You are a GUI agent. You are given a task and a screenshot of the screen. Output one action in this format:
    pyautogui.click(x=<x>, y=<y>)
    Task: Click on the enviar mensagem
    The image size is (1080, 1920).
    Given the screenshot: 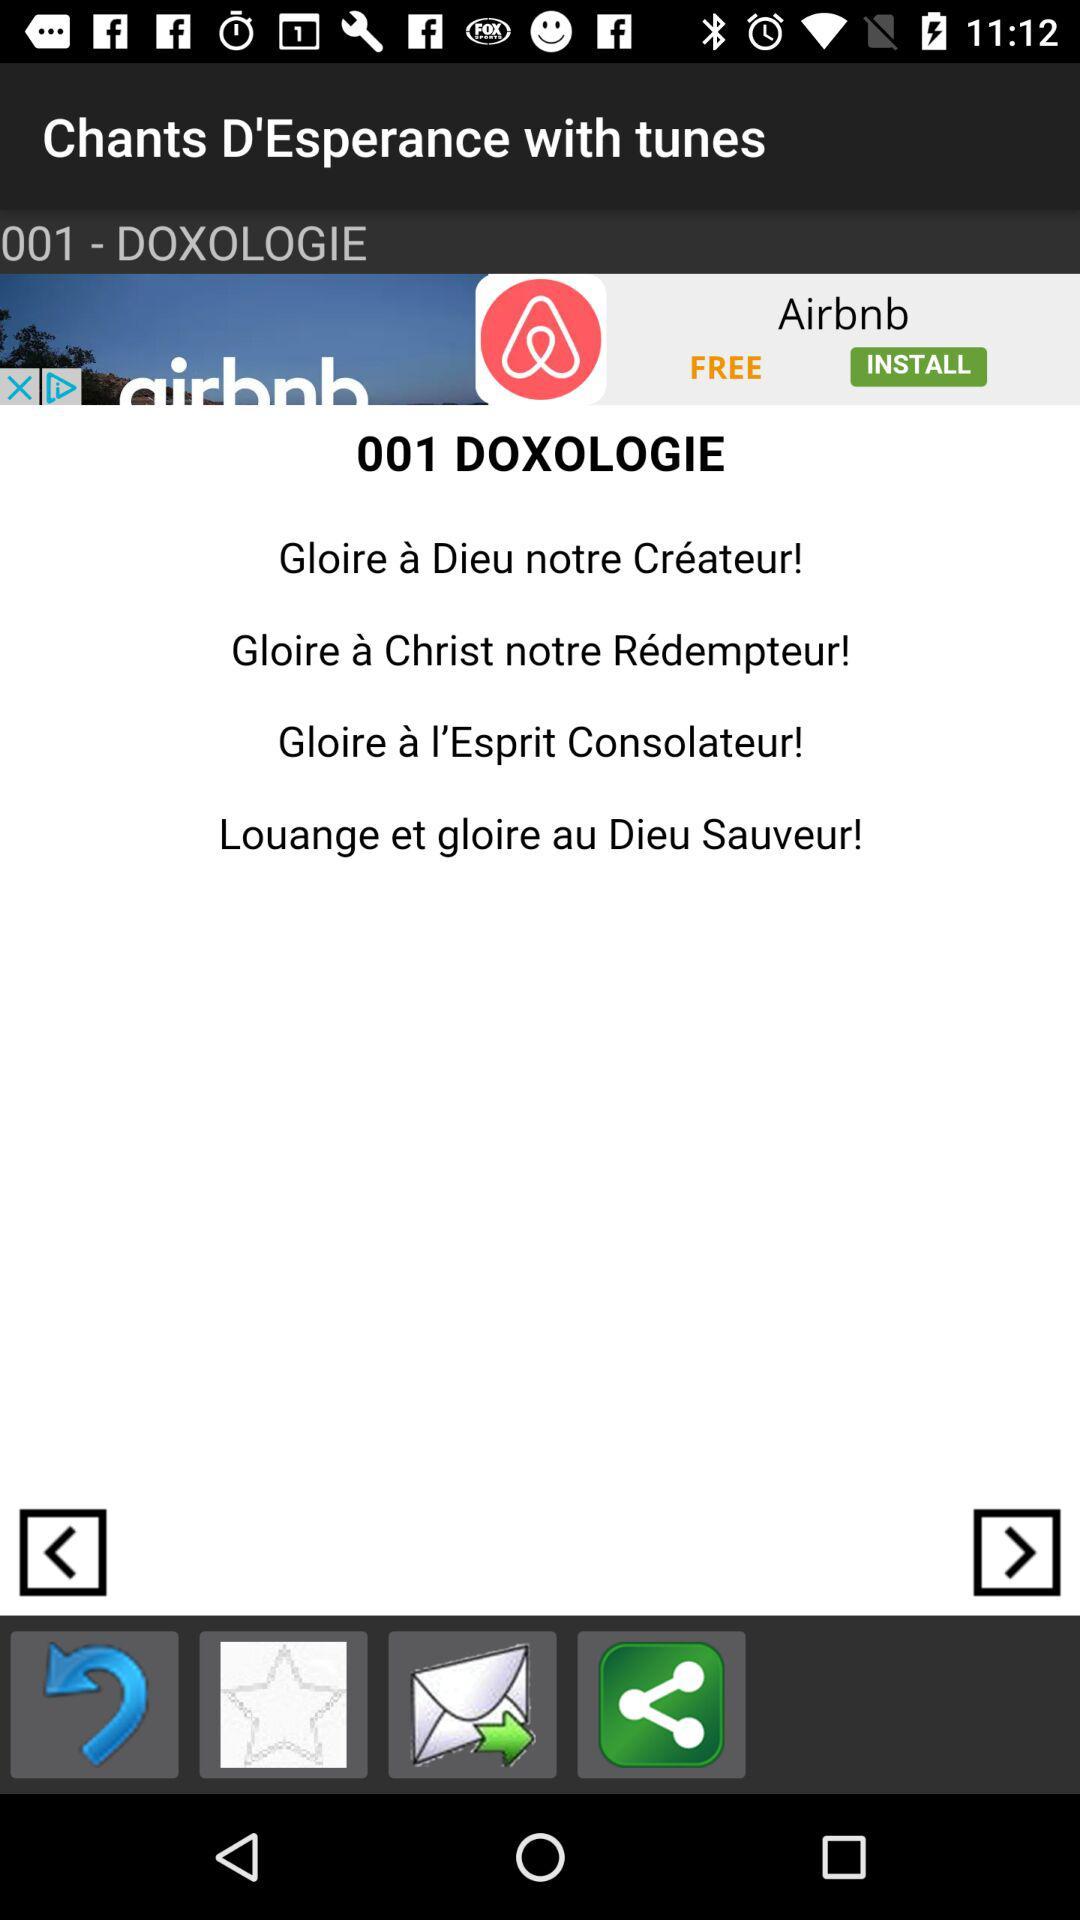 What is the action you would take?
    pyautogui.click(x=472, y=1703)
    